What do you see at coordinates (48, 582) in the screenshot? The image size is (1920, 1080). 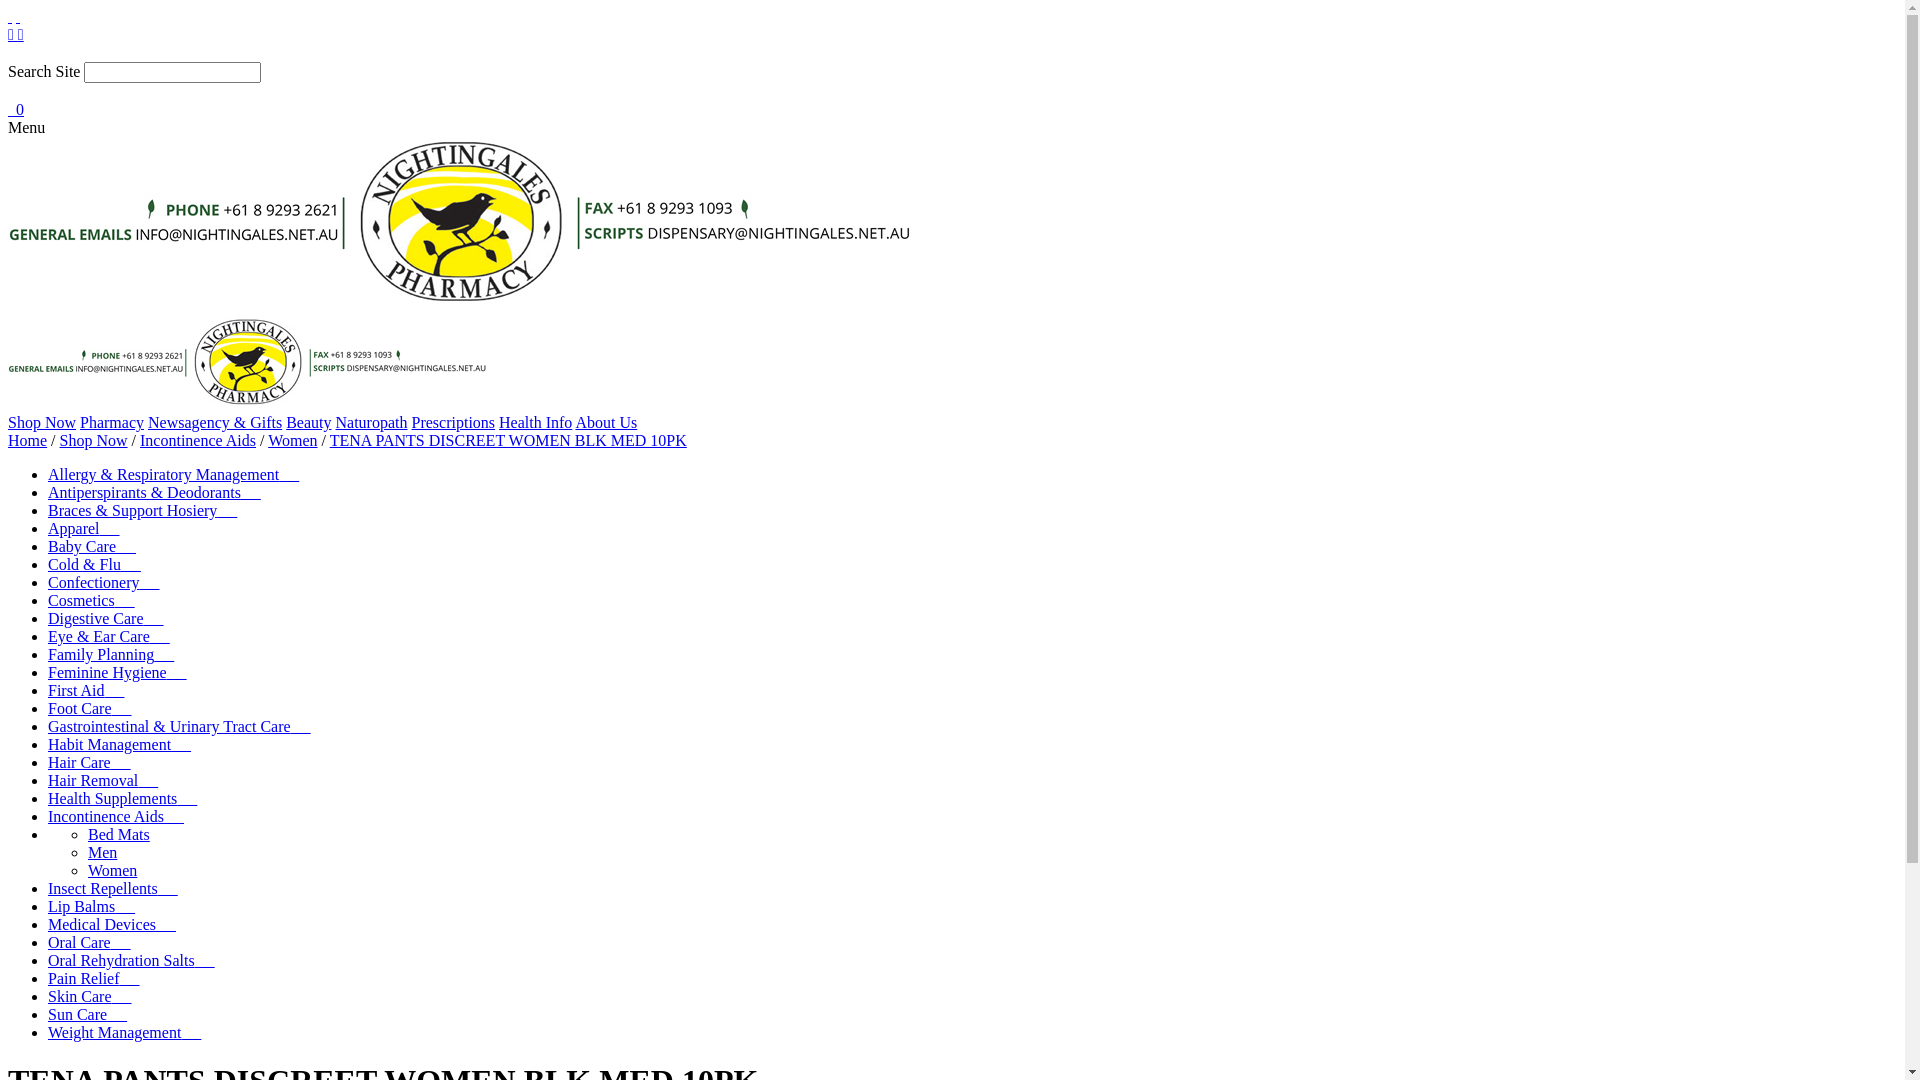 I see `'Confectionery     '` at bounding box center [48, 582].